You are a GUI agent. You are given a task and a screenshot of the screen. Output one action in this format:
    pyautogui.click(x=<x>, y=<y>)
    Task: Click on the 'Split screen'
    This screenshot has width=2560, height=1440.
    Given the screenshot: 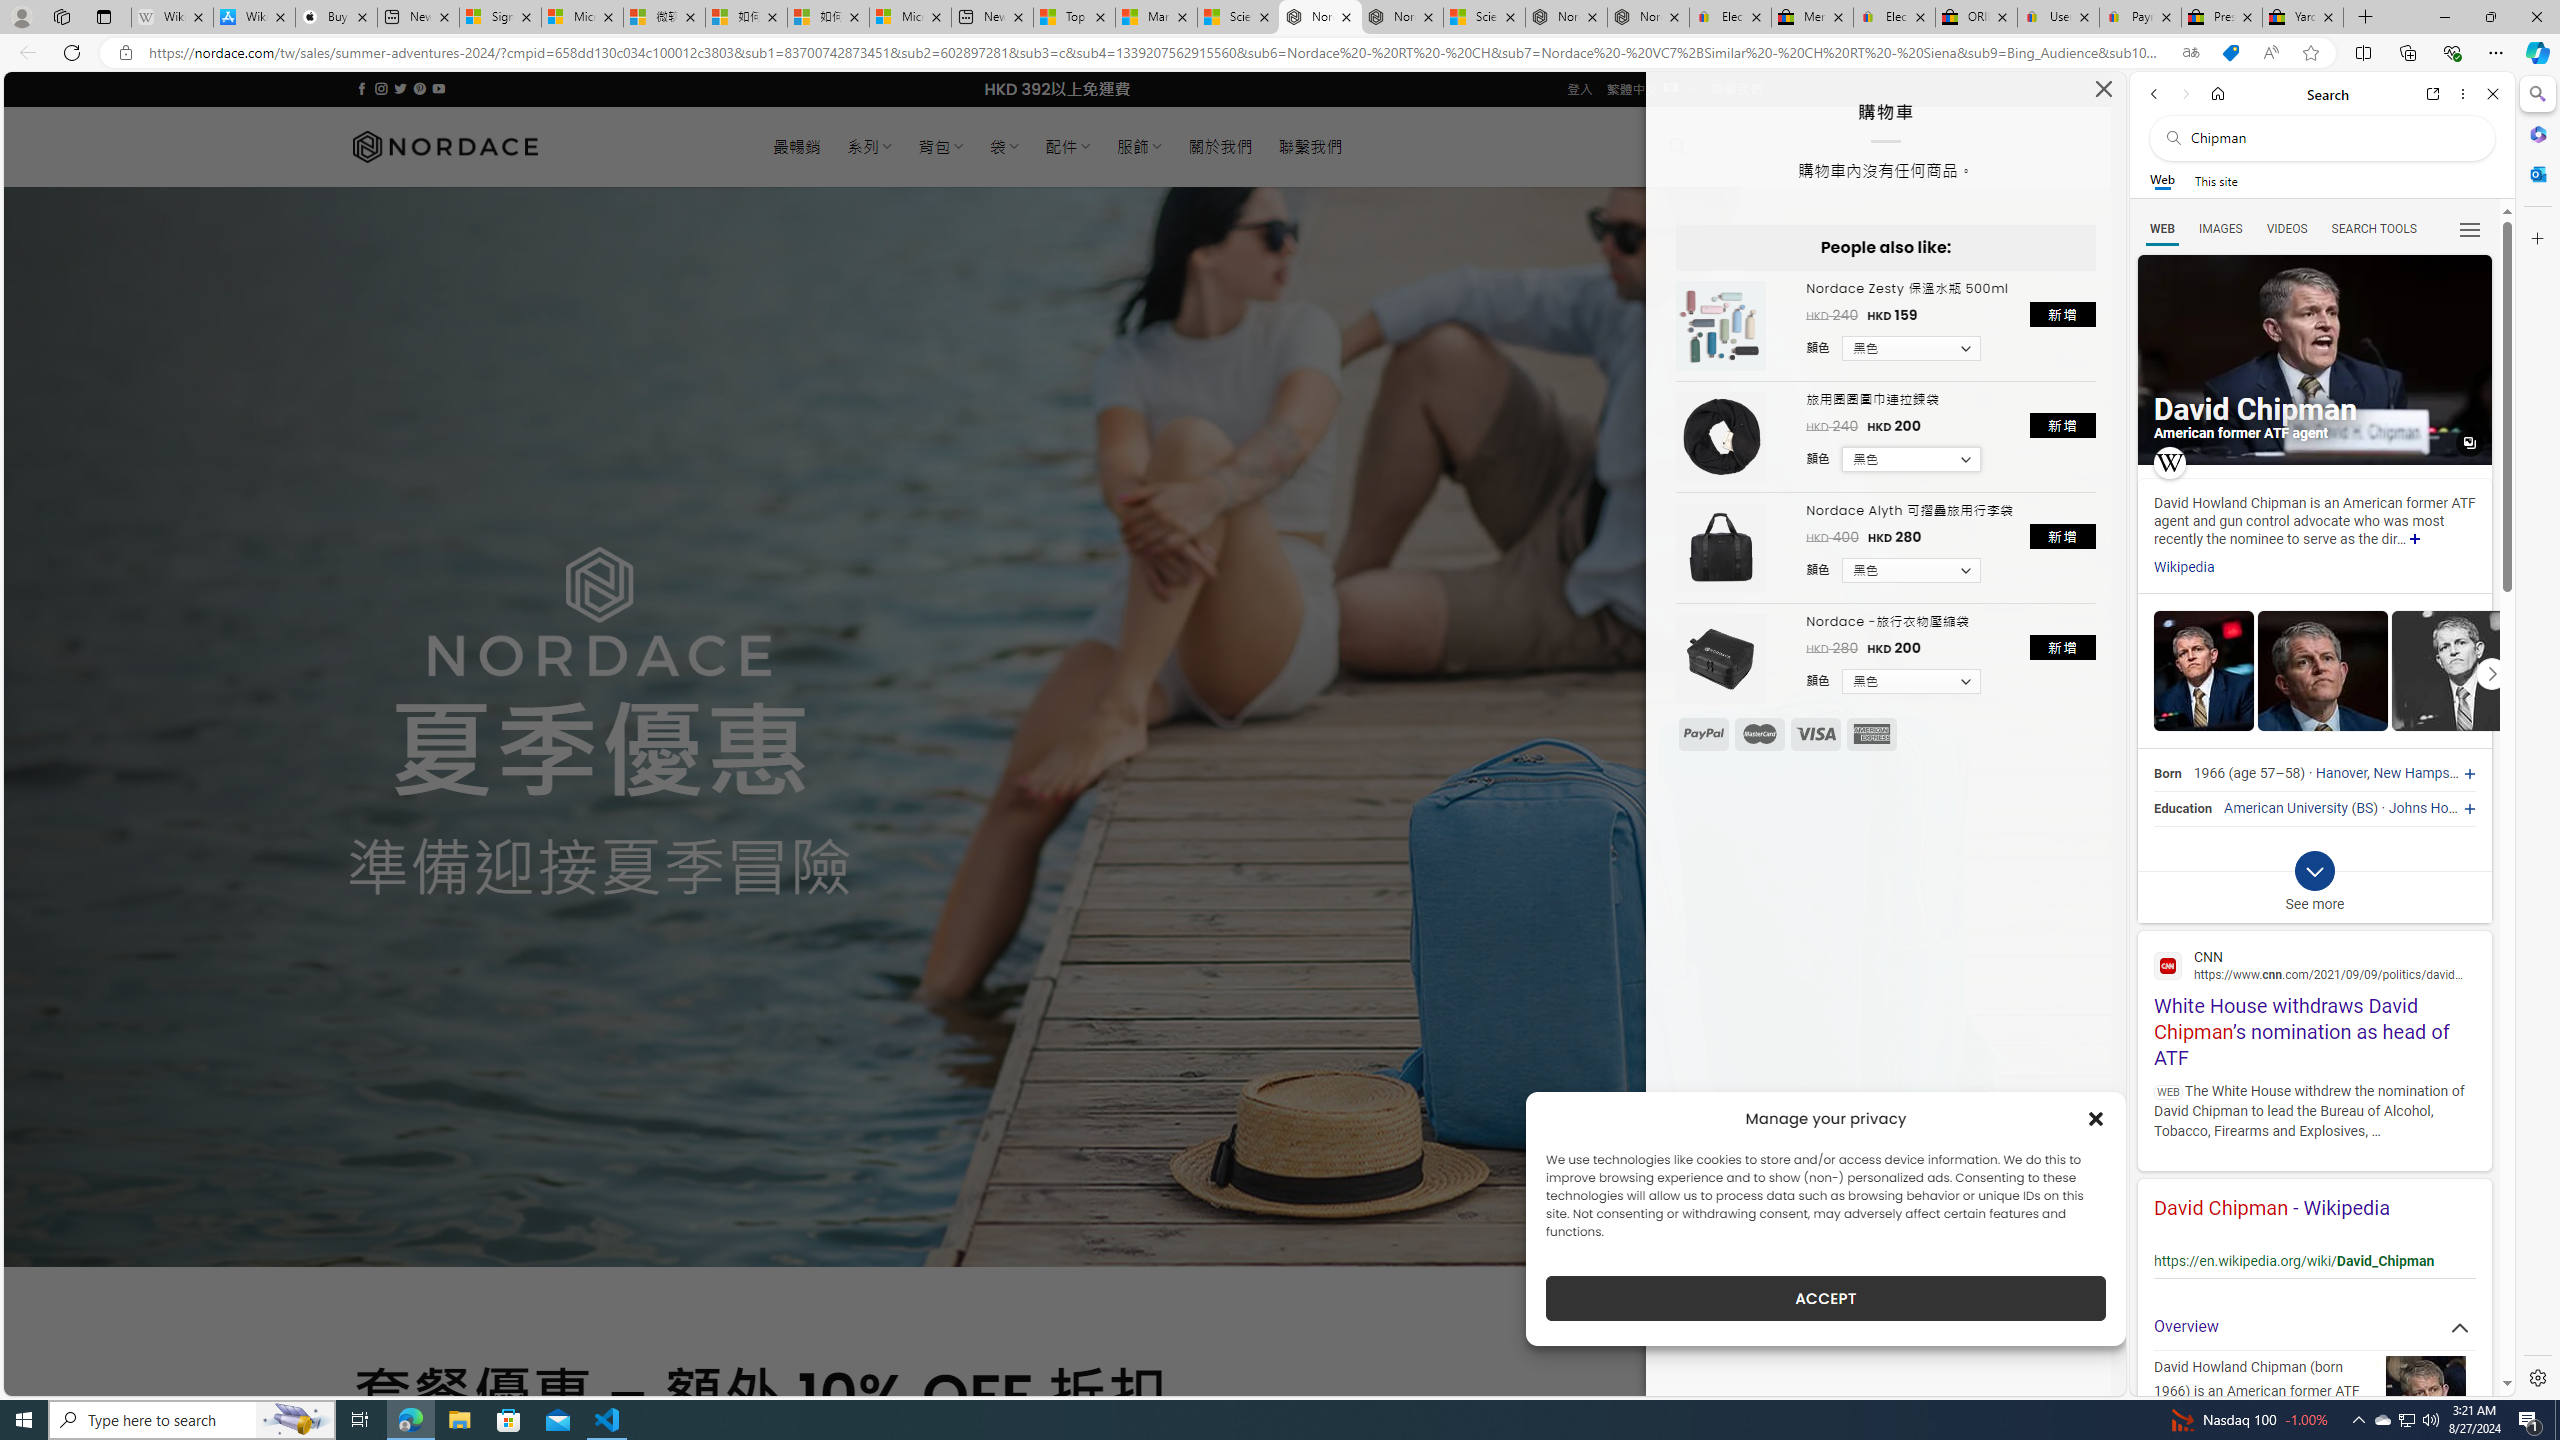 What is the action you would take?
    pyautogui.click(x=2364, y=51)
    